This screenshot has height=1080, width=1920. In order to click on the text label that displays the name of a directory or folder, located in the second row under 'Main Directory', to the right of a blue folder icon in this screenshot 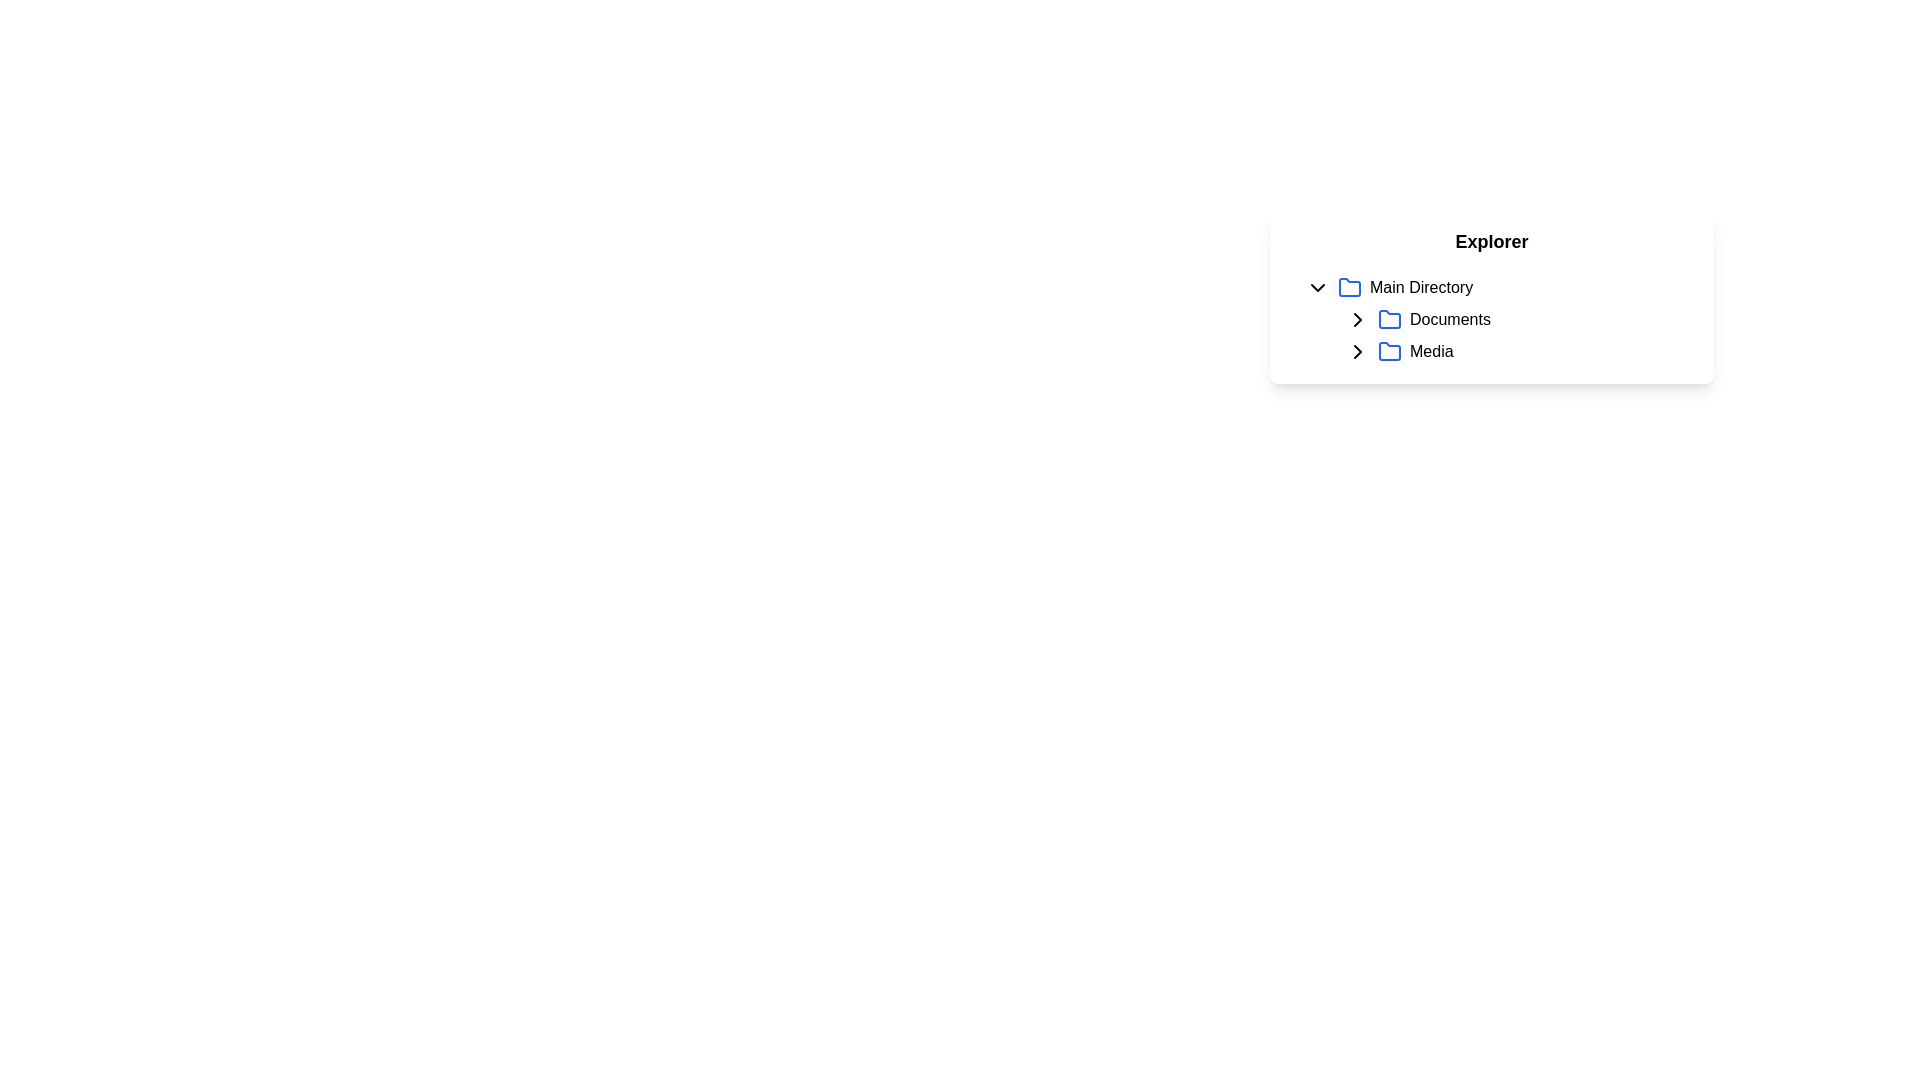, I will do `click(1450, 319)`.